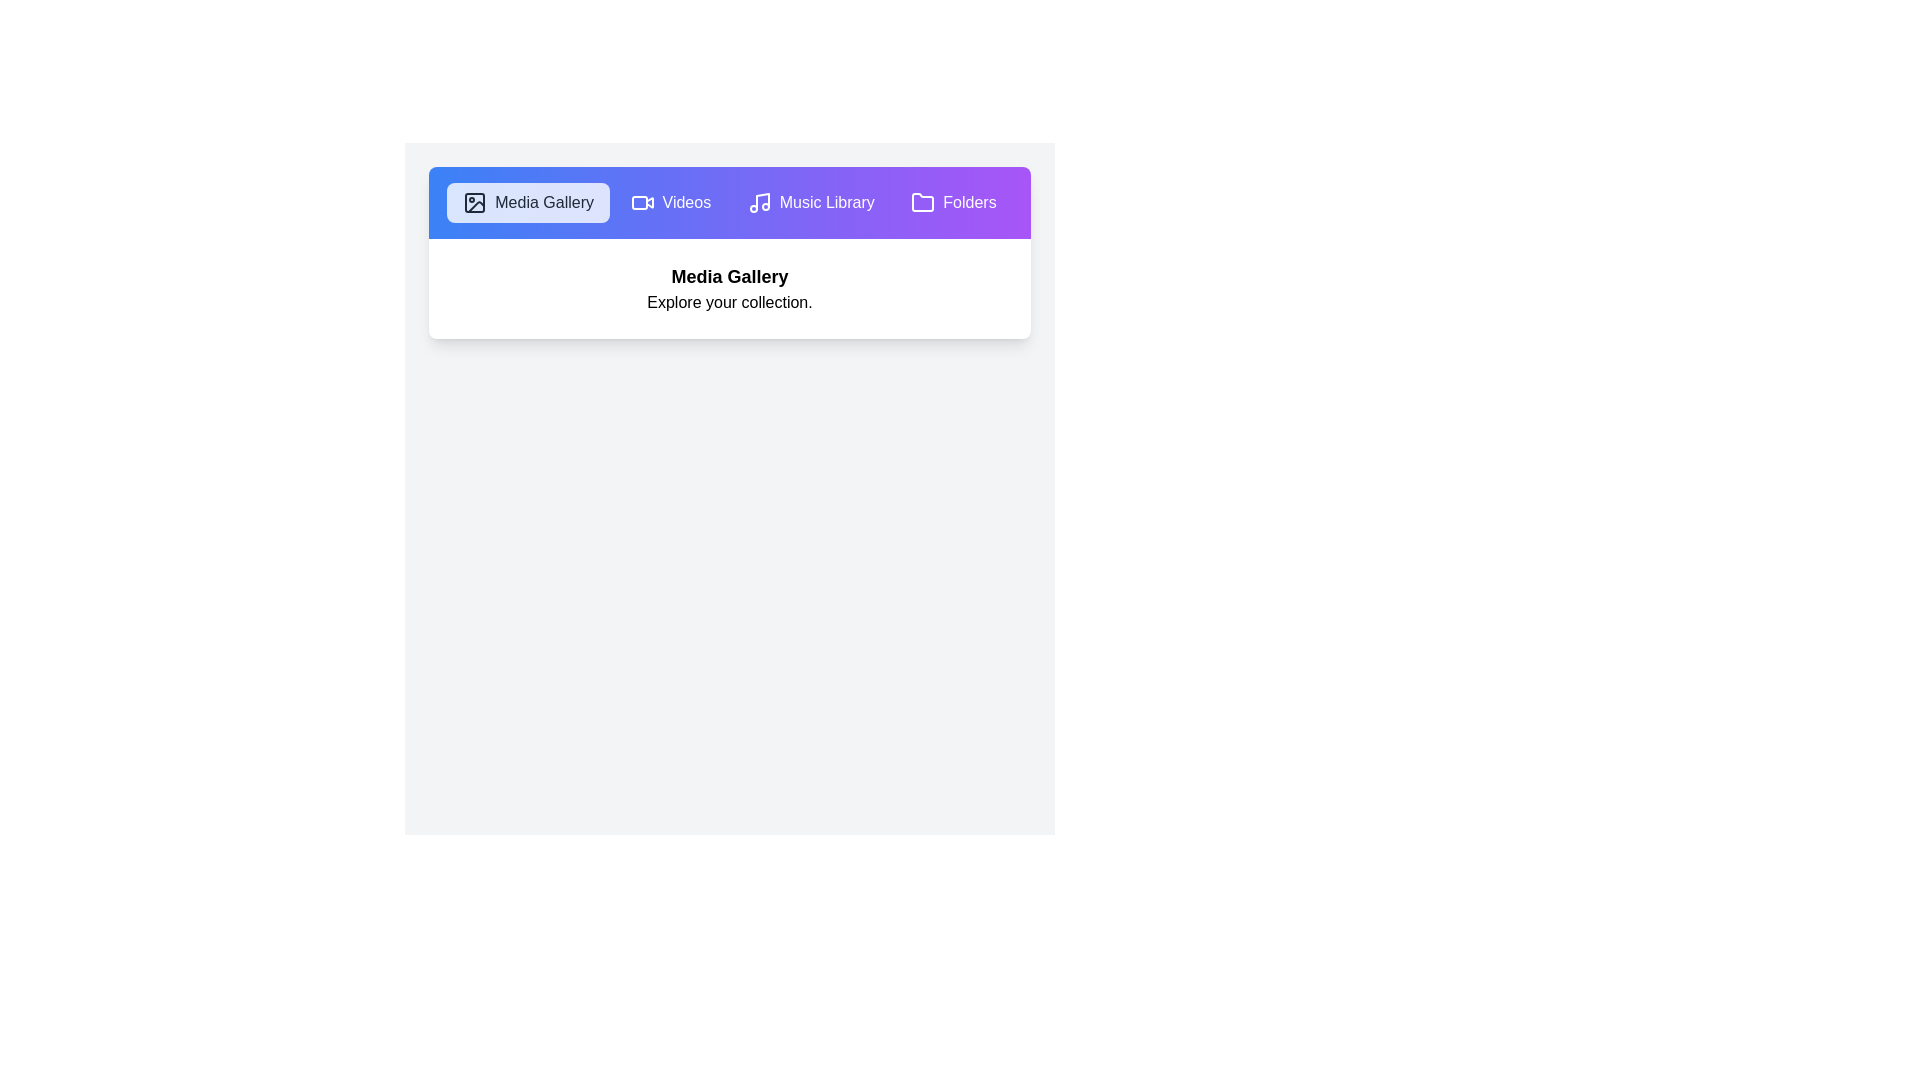 Image resolution: width=1920 pixels, height=1080 pixels. What do you see at coordinates (474, 203) in the screenshot?
I see `the primary square-shaped visual icon component located at the leftmost position of the horizontal navigation bar, which is followed by the labels 'Videos' and 'Music Library.'` at bounding box center [474, 203].